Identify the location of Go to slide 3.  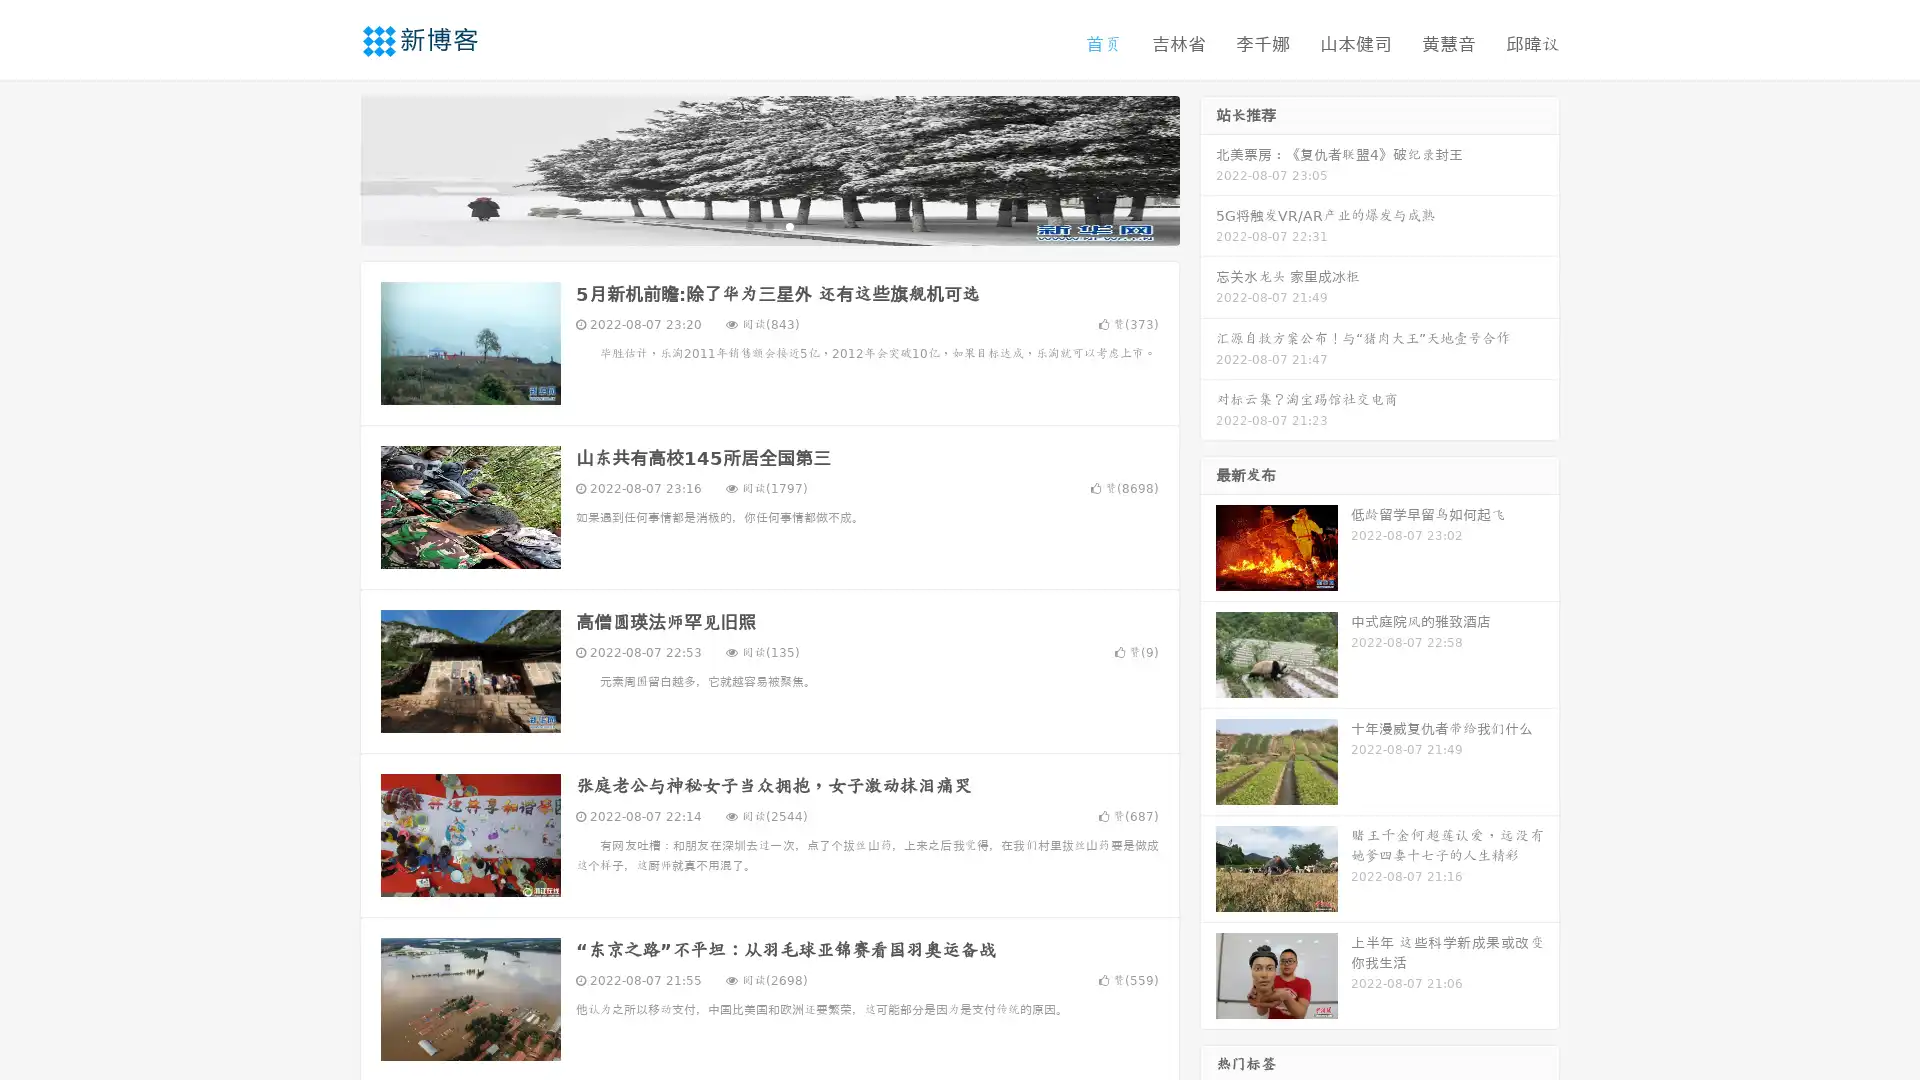
(789, 225).